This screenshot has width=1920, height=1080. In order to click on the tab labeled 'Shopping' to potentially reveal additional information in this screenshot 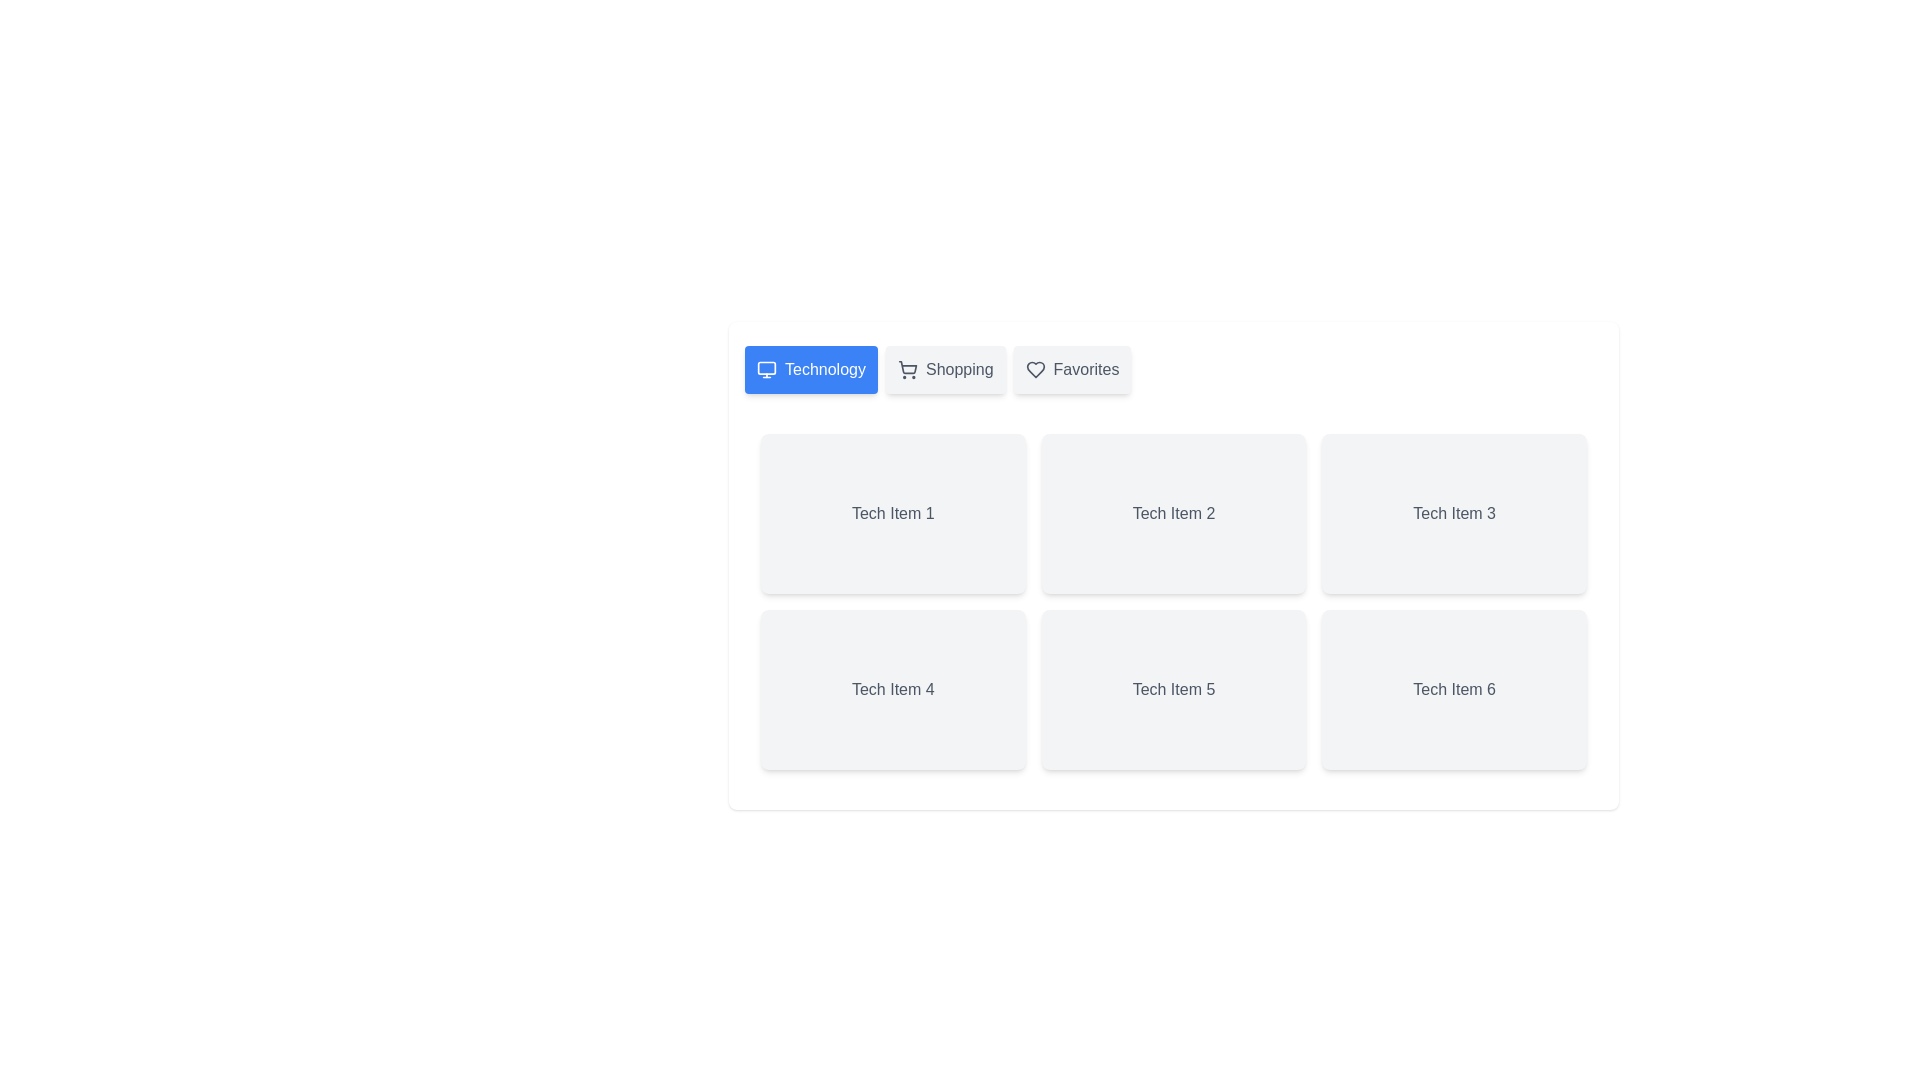, I will do `click(944, 370)`.